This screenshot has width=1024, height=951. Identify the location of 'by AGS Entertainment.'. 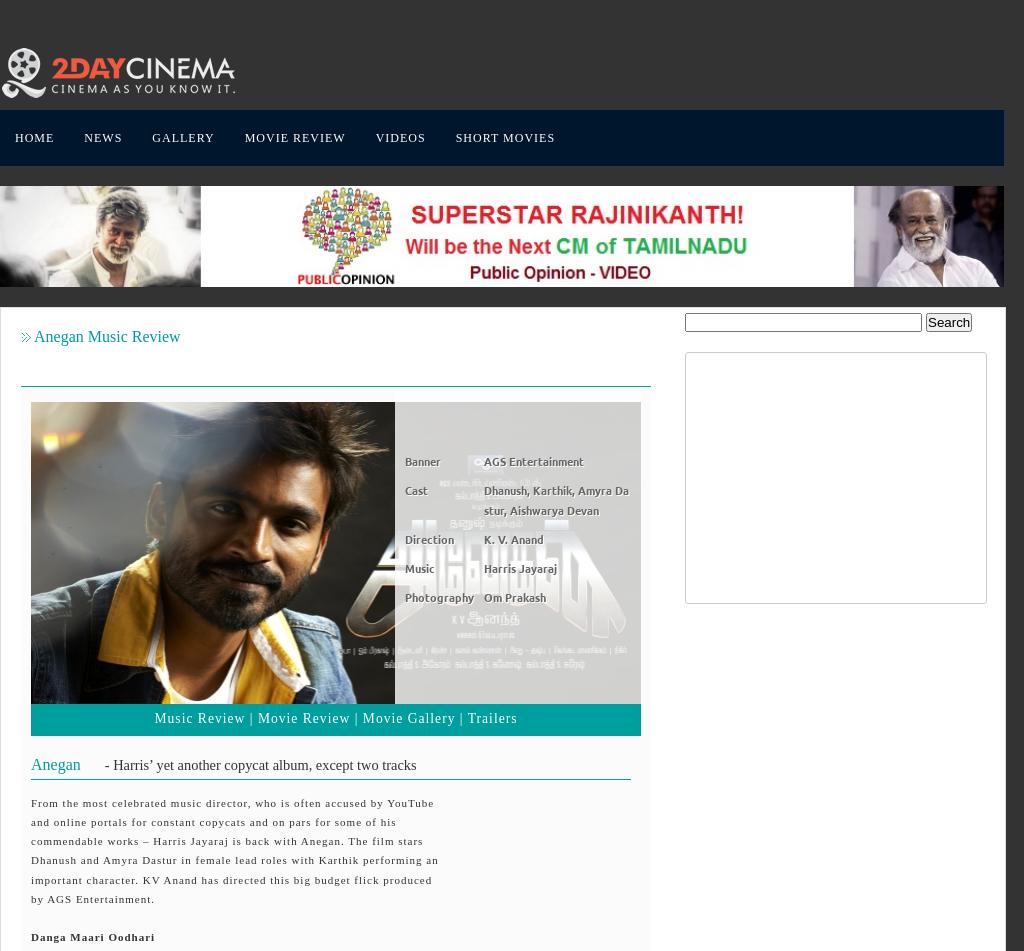
(92, 897).